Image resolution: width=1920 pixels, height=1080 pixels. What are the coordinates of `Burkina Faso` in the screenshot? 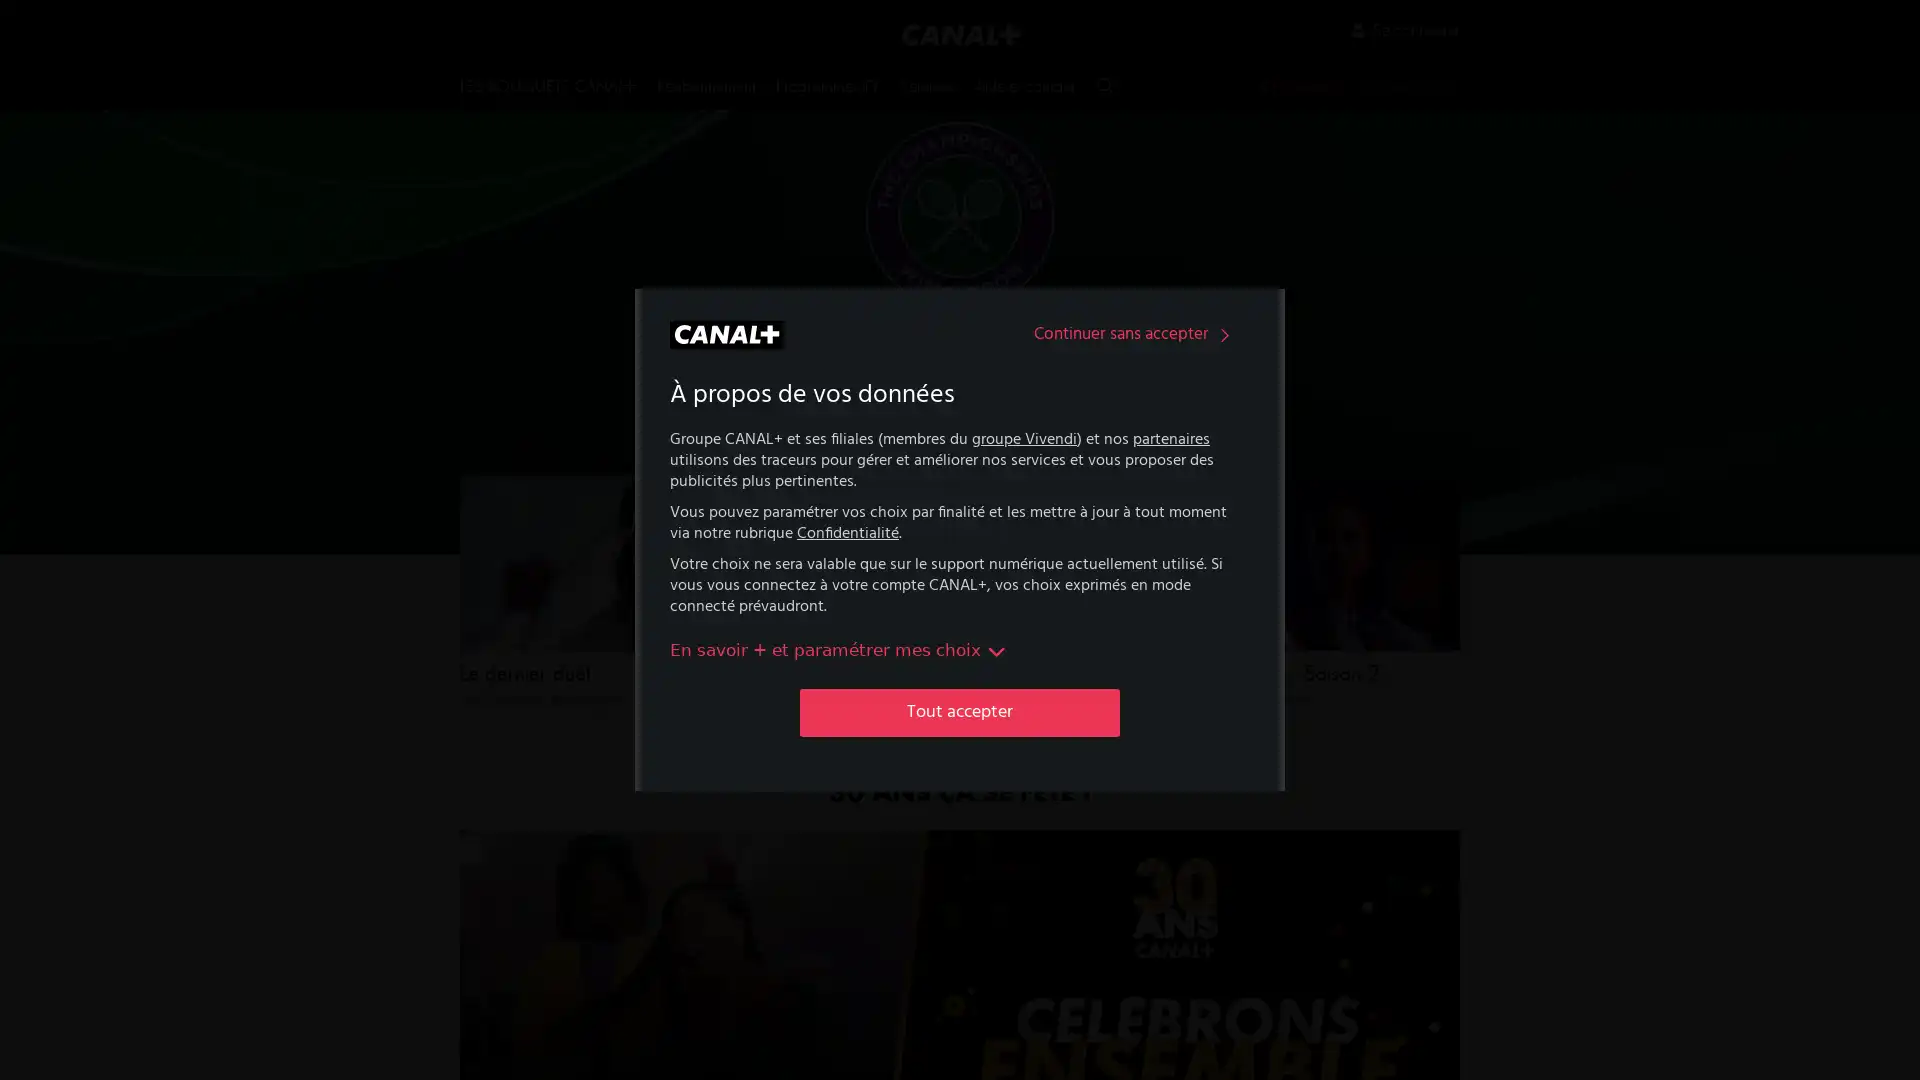 It's located at (768, 415).